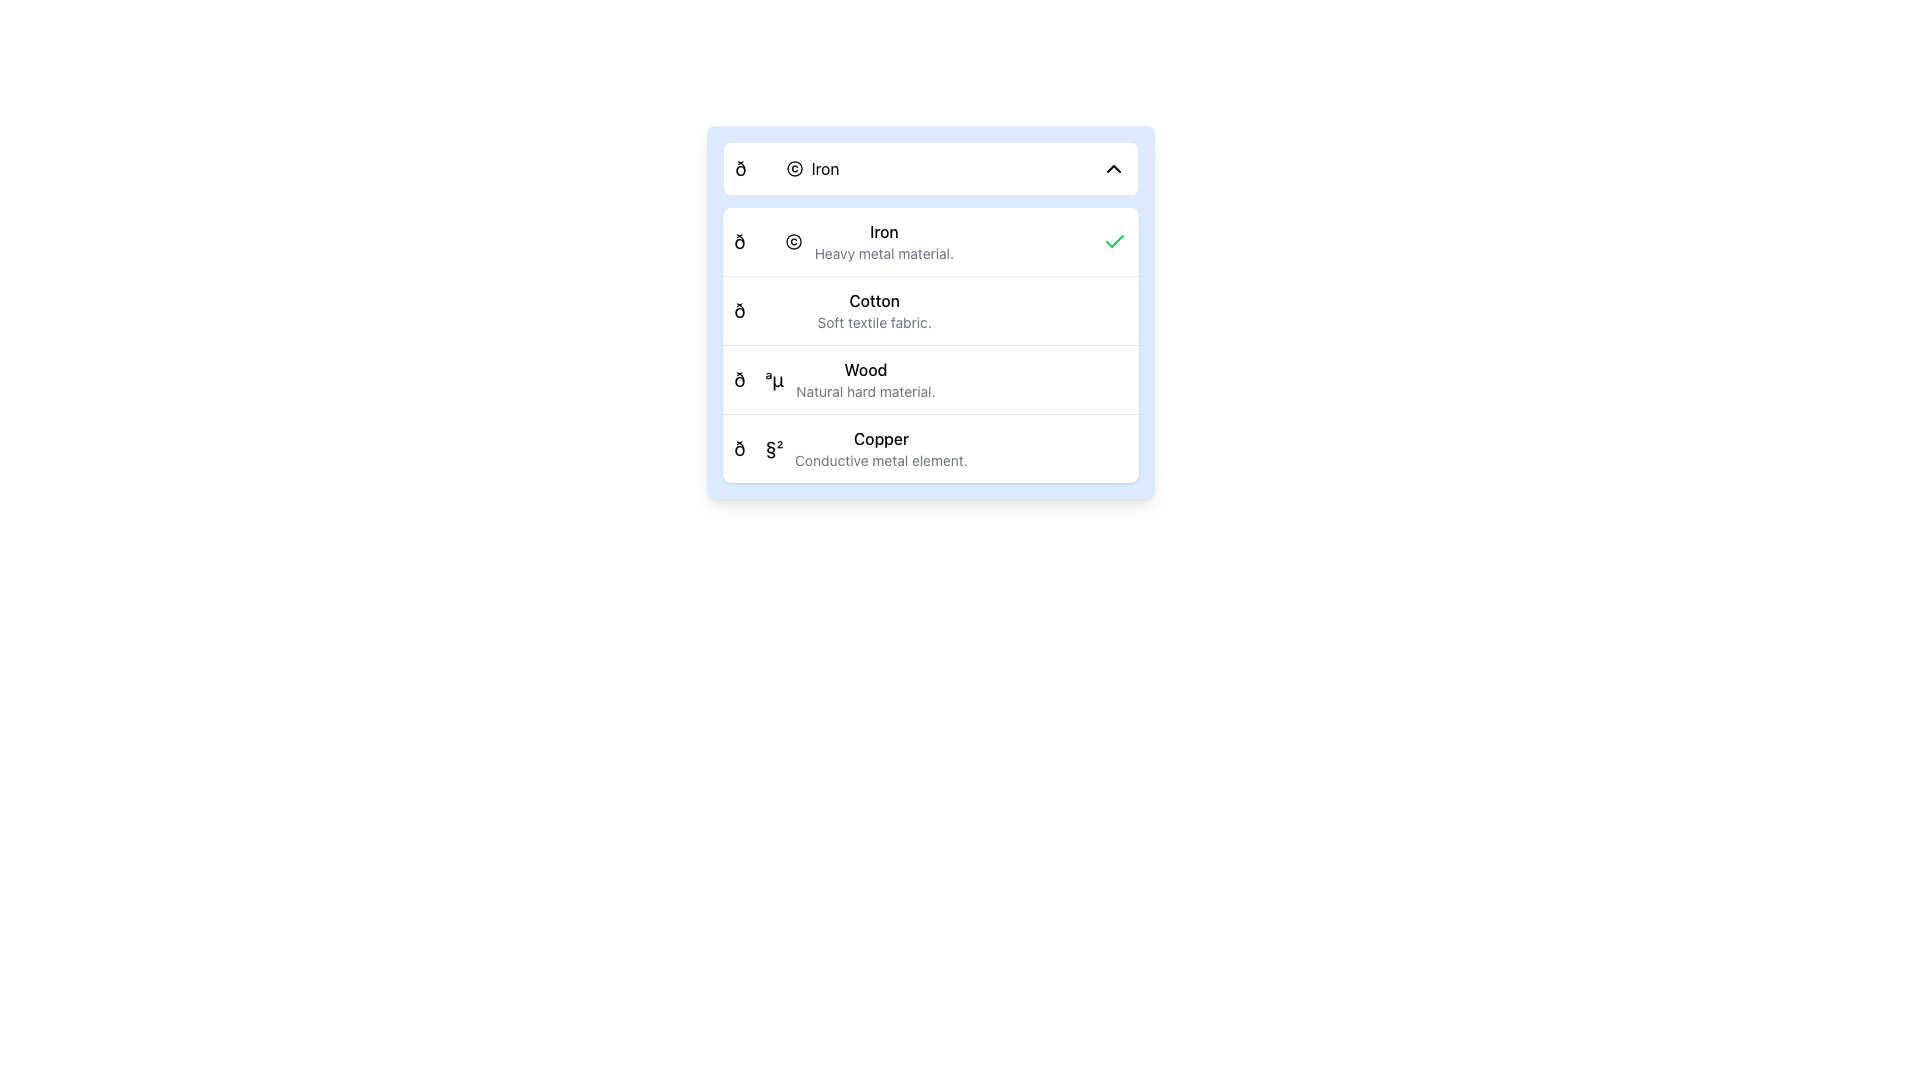 The width and height of the screenshot is (1920, 1080). Describe the element at coordinates (883, 253) in the screenshot. I see `descriptor text label 'Heavy metal material.' located below the 'Iron' title in the material list` at that location.